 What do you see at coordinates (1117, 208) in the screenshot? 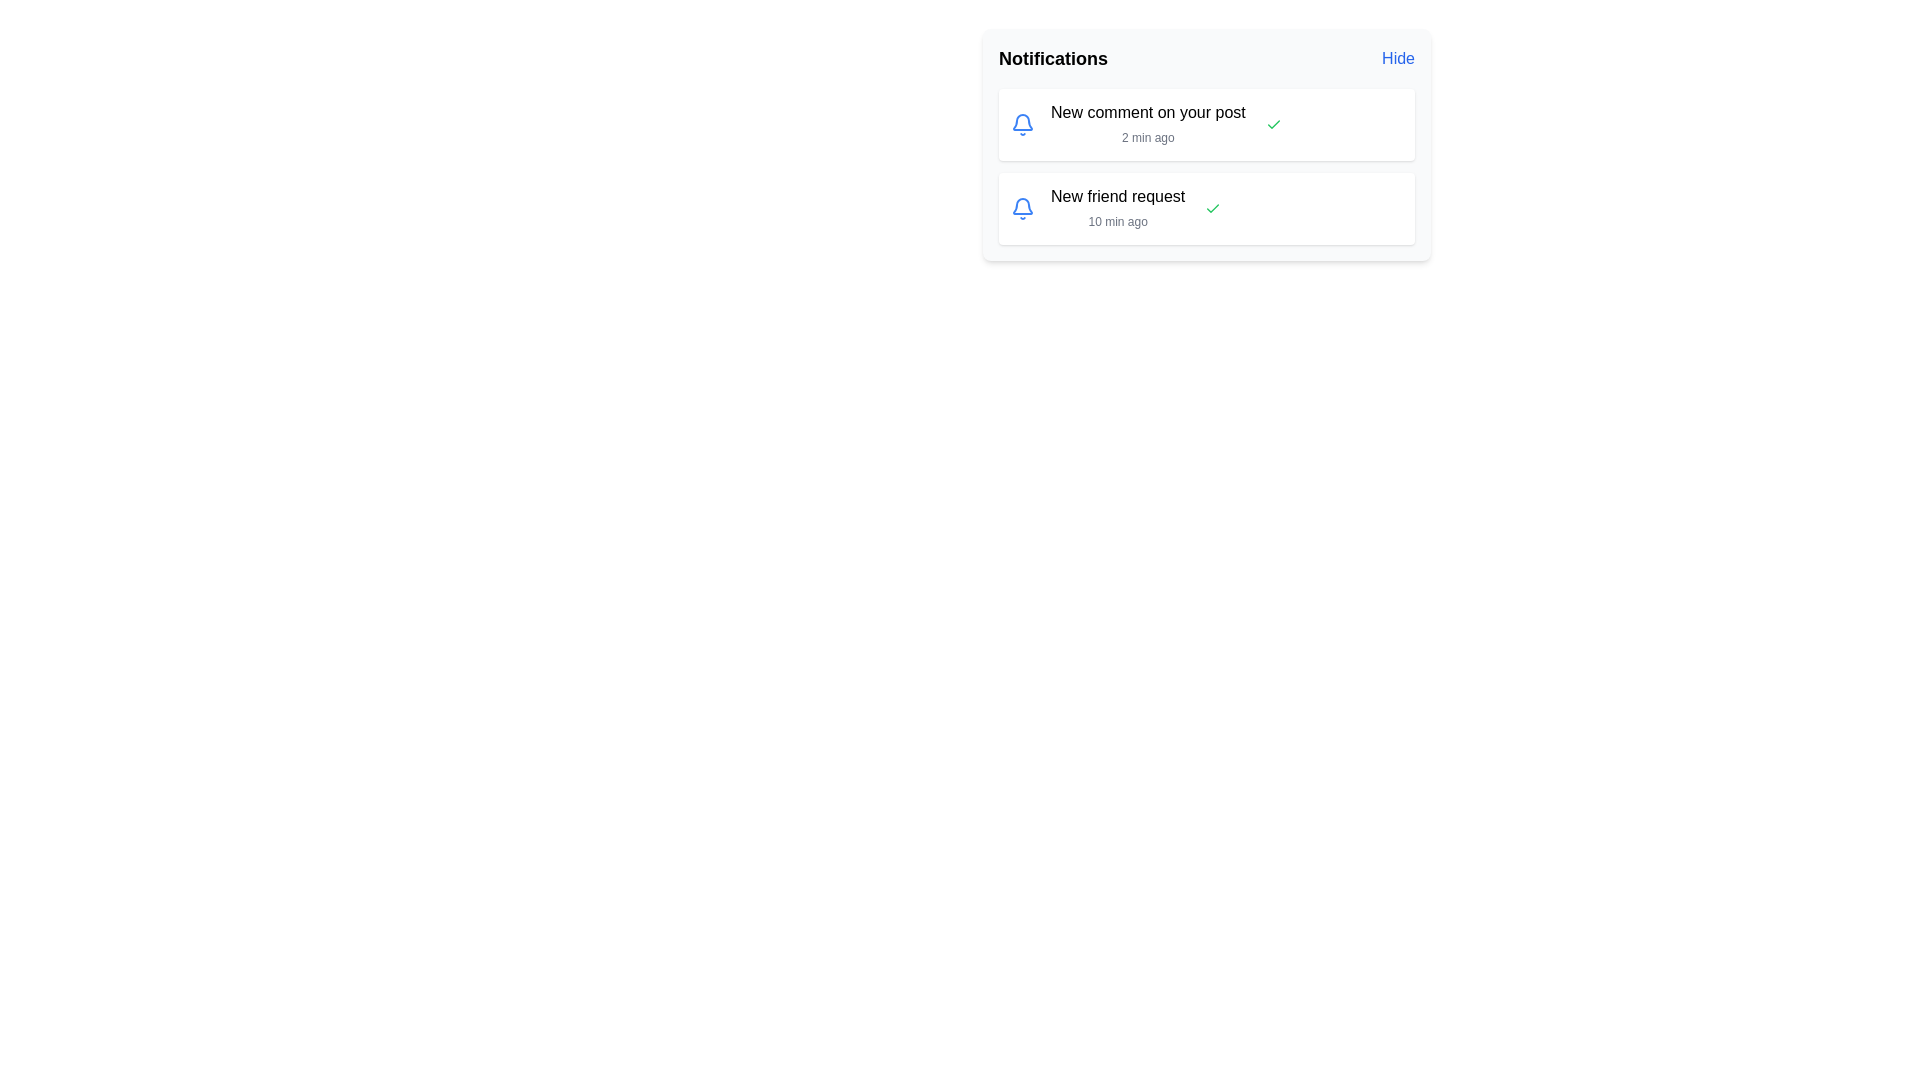
I see `notification titled 'New friend request' displayed in the text label located below the 'New comment on your post' notification` at bounding box center [1117, 208].